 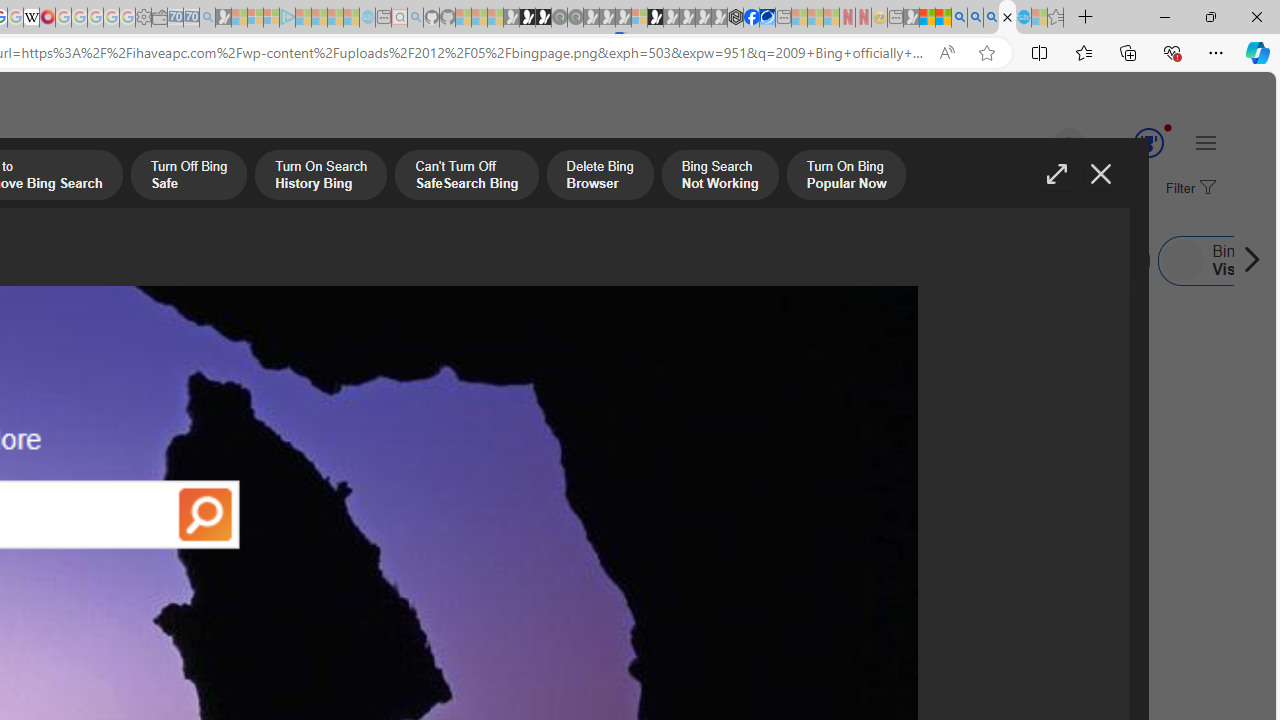 I want to click on '2009 Bing officially replaced Live Search on June 3 - Search', so click(x=975, y=17).